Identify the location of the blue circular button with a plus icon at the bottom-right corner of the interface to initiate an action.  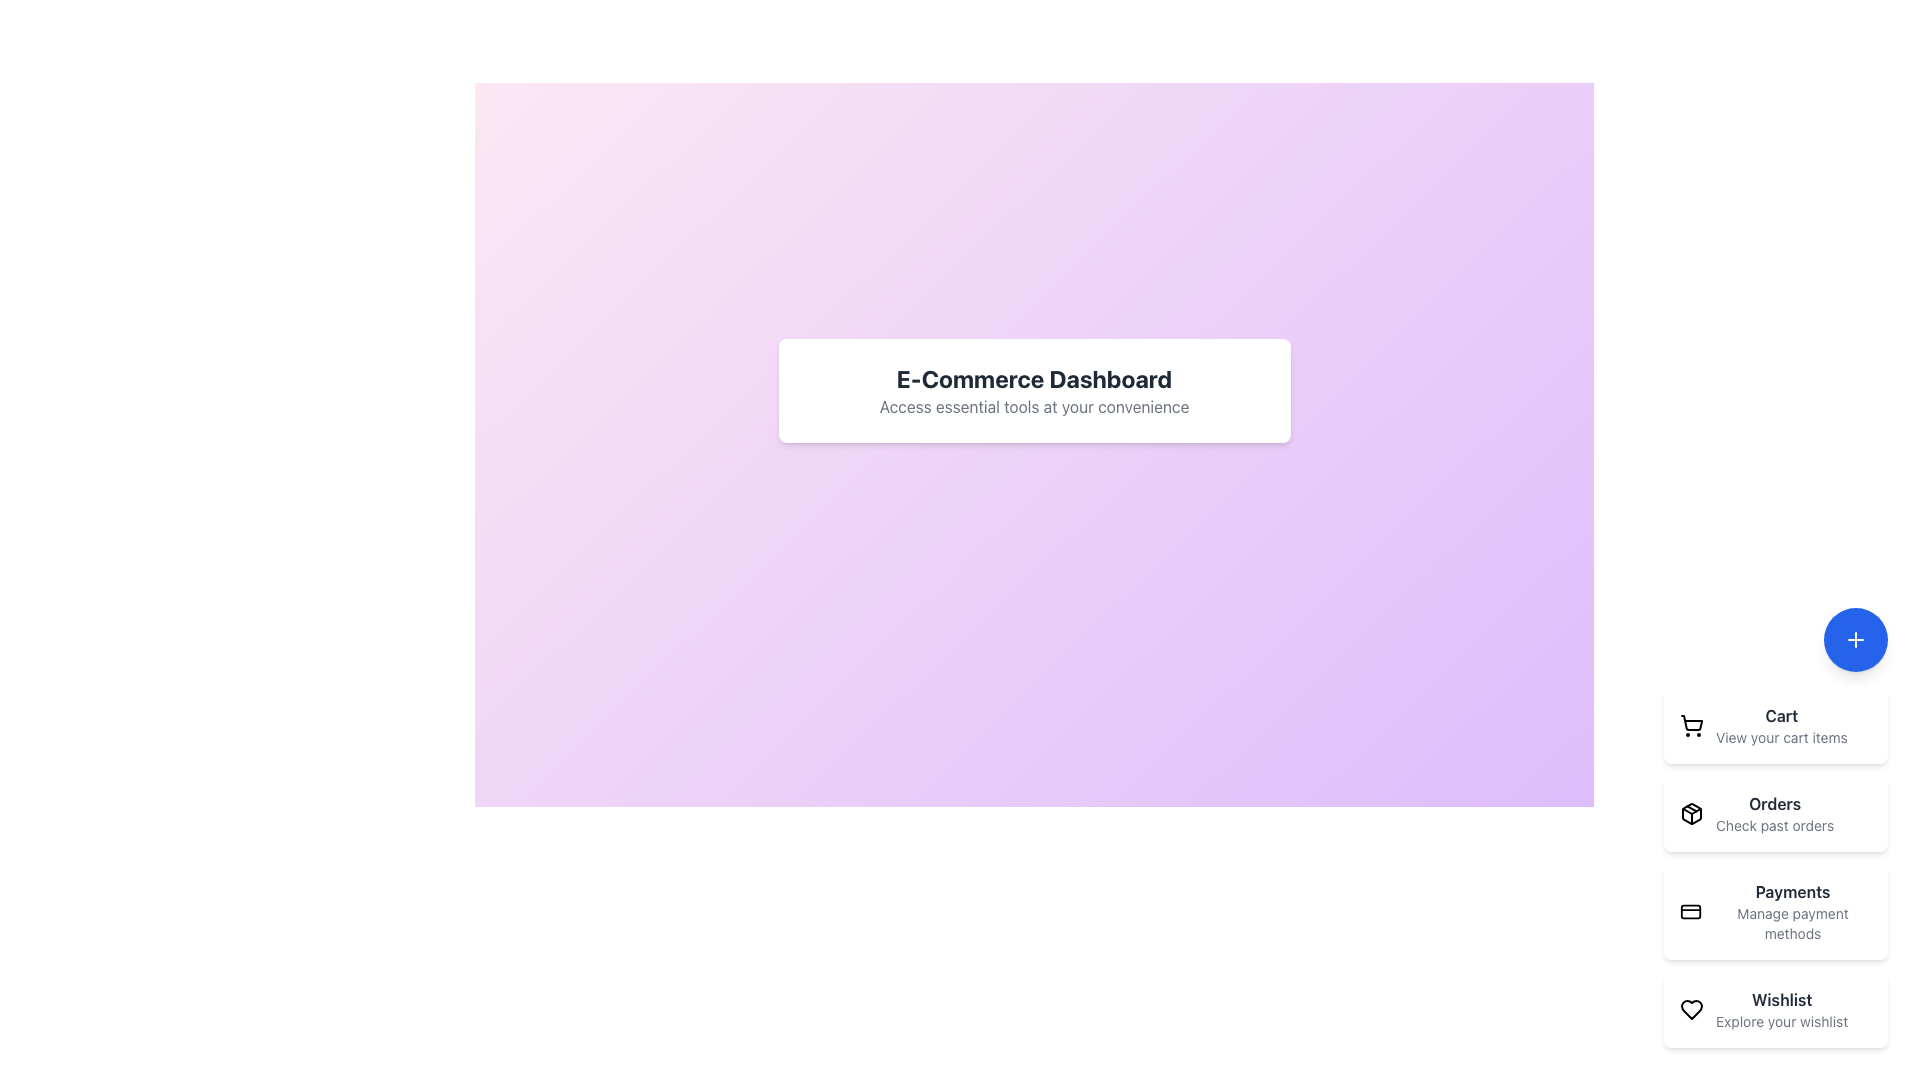
(1855, 640).